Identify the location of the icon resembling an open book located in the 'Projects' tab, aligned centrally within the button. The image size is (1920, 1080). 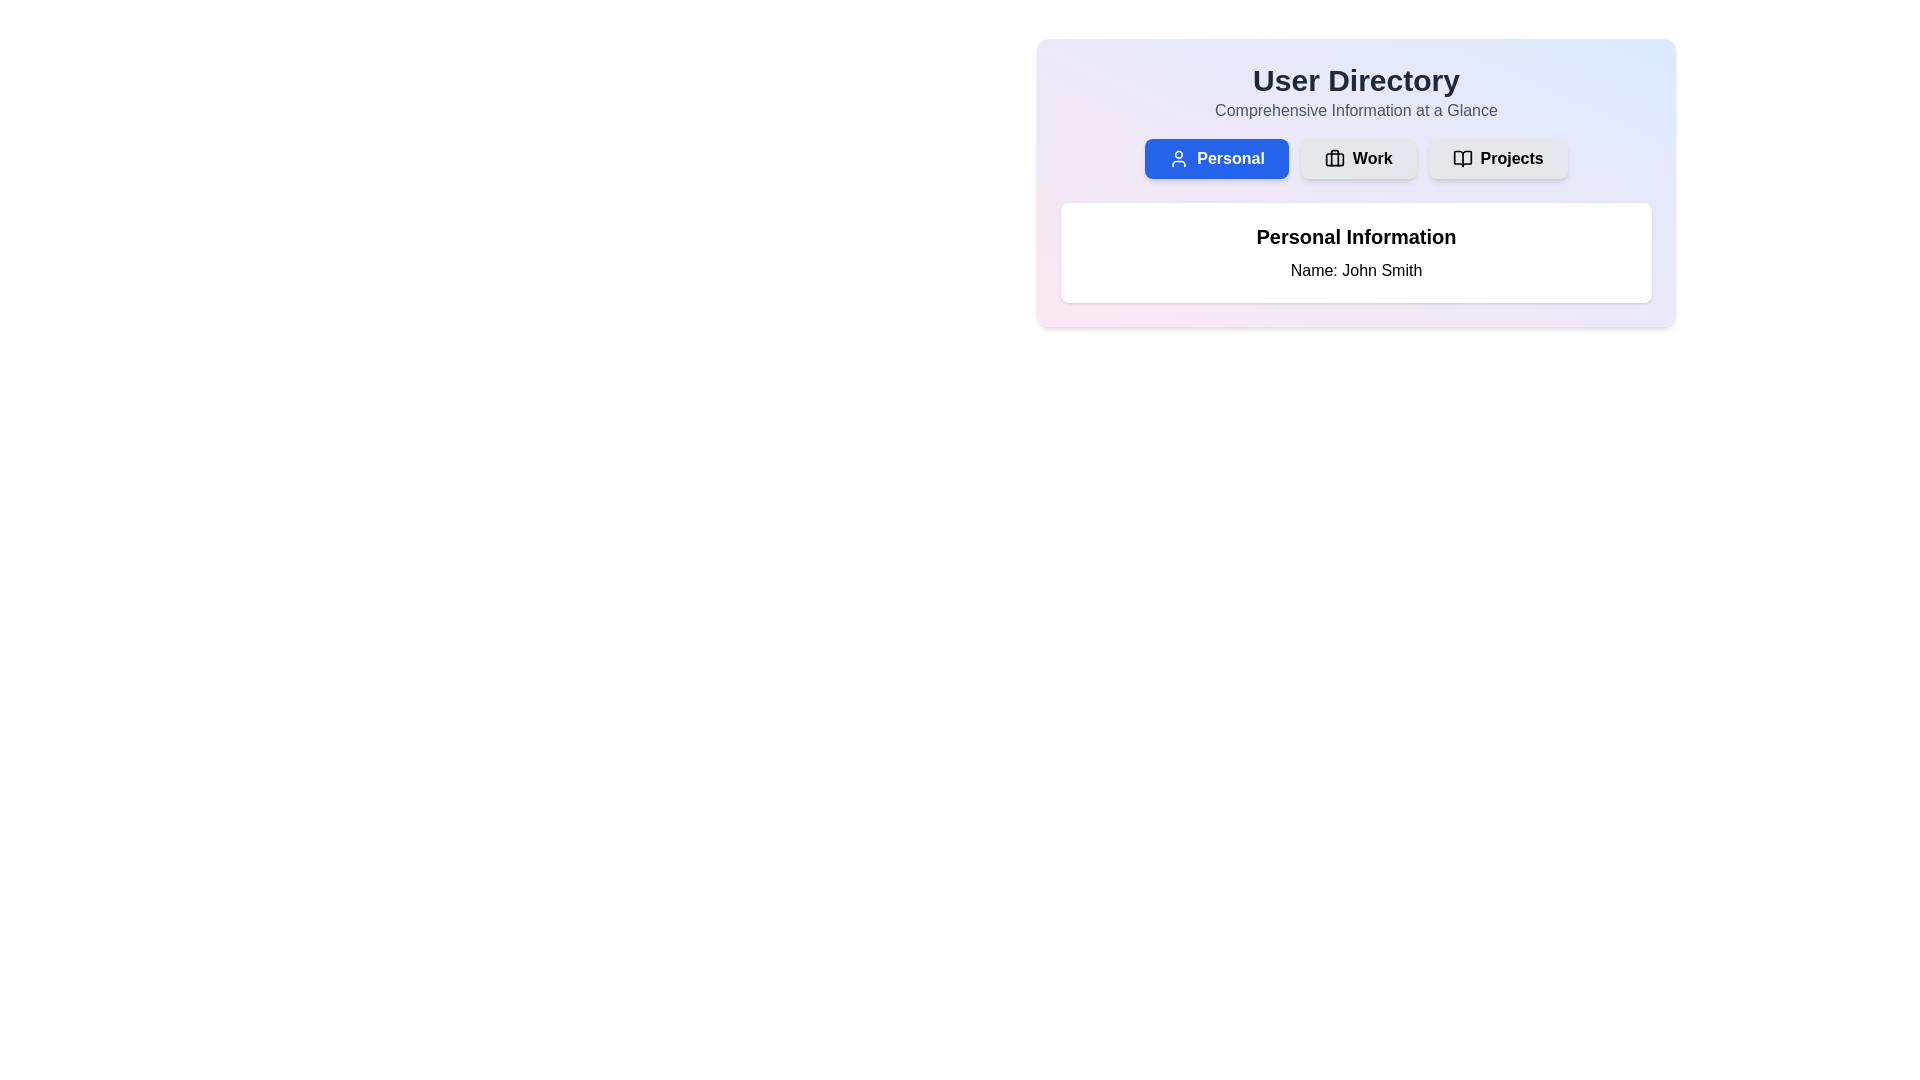
(1462, 157).